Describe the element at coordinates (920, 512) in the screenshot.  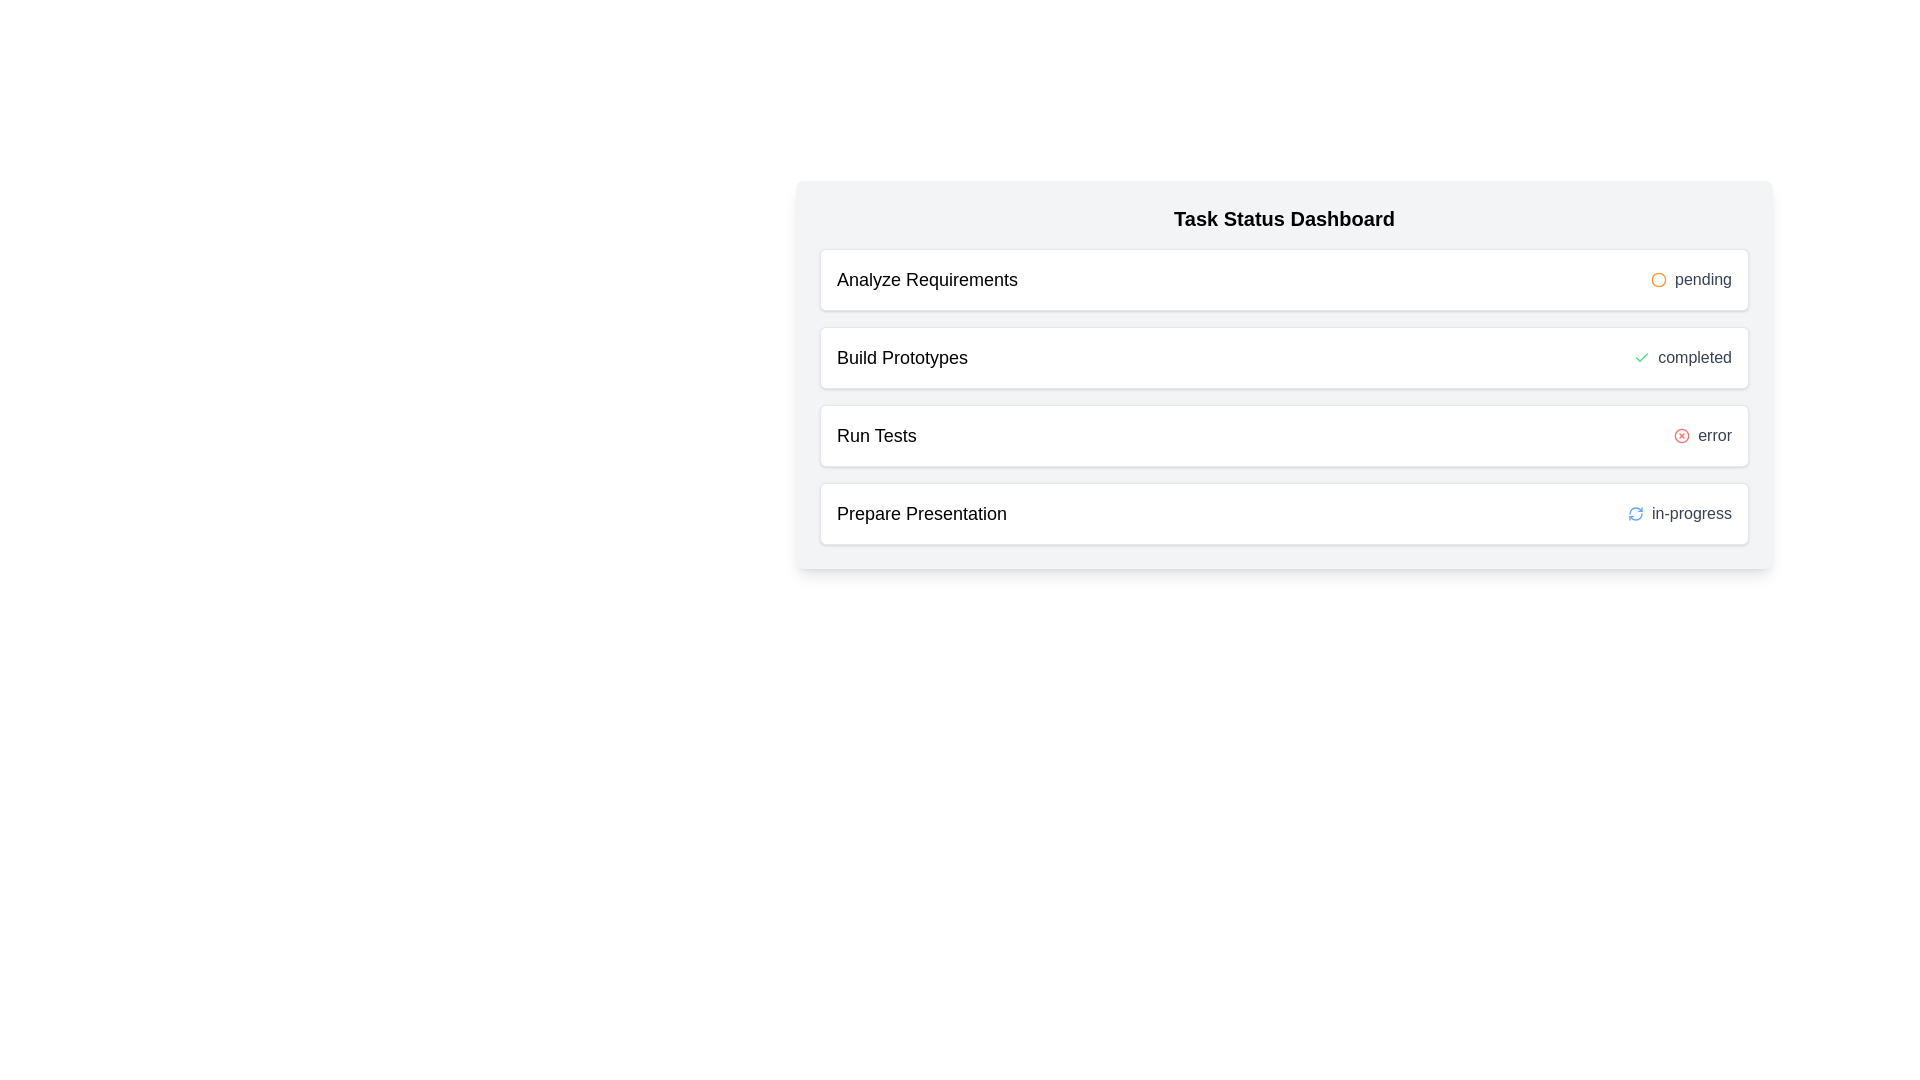
I see `the text label displaying 'Prepare Presentation', which is the first content block in the last card of the list and is left-aligned` at that location.